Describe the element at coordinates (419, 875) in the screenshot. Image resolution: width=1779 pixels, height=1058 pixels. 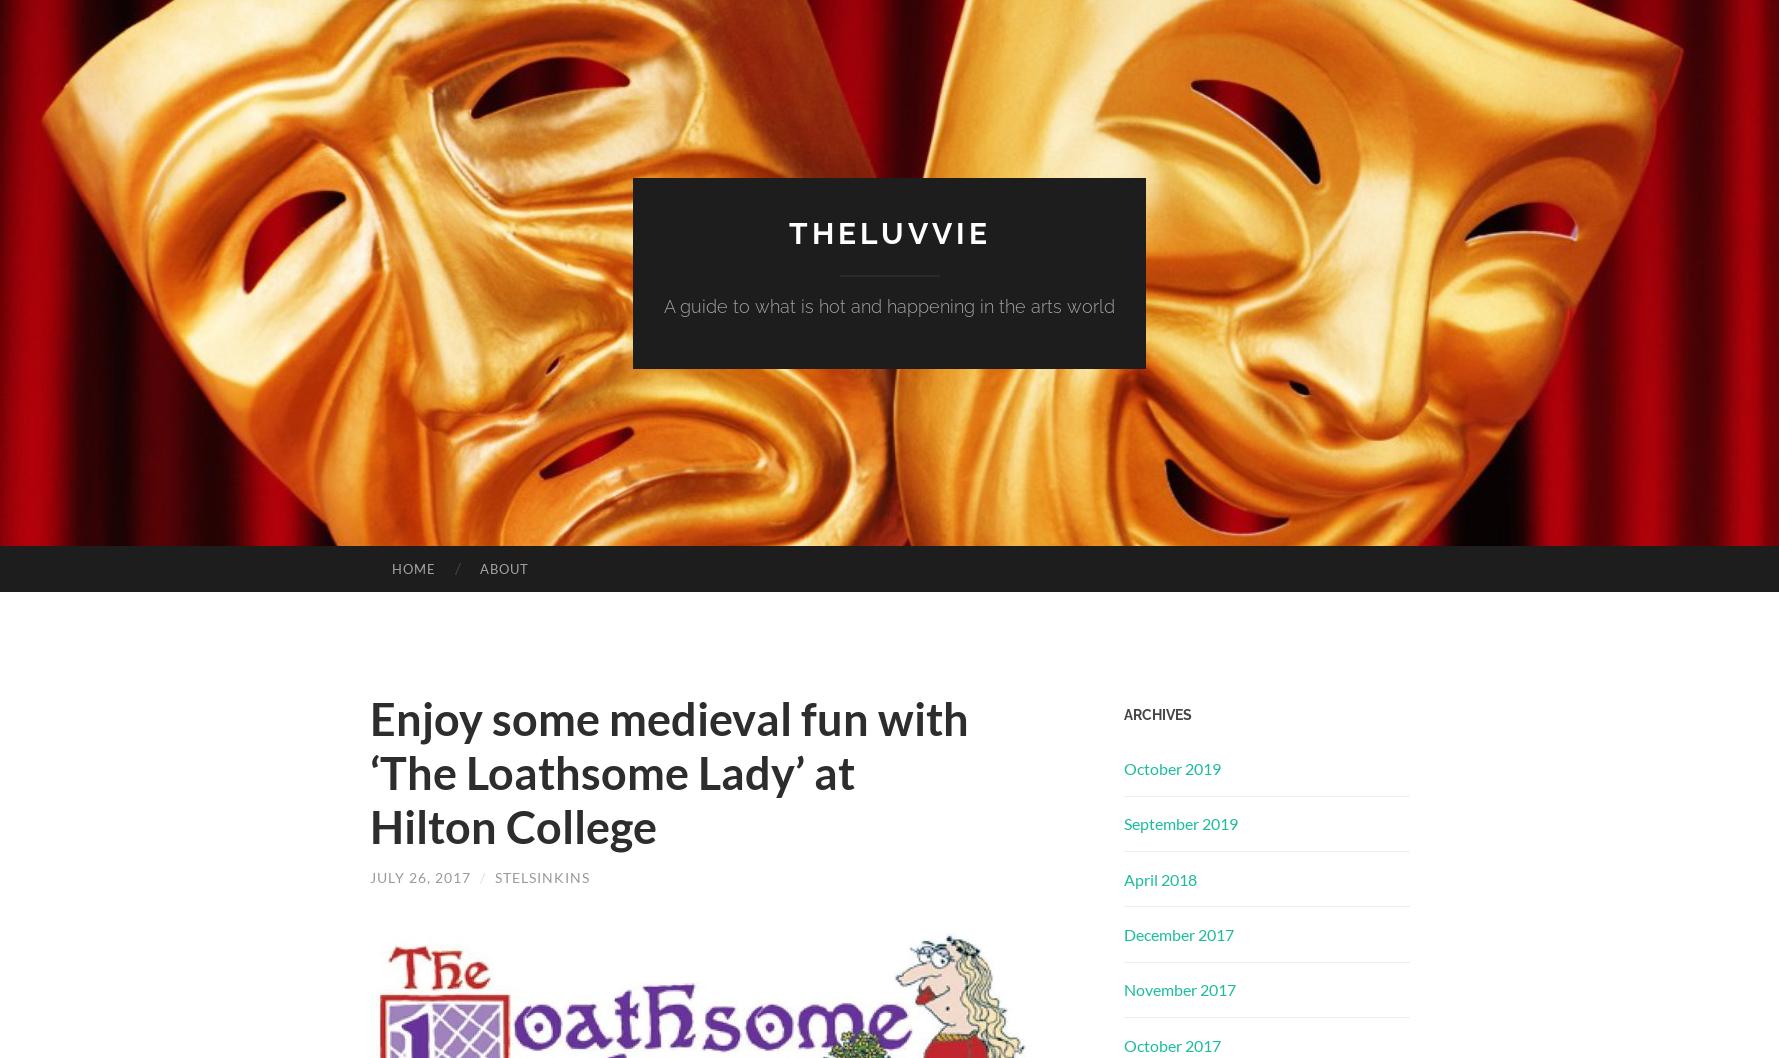
I see `'July 26, 2017'` at that location.